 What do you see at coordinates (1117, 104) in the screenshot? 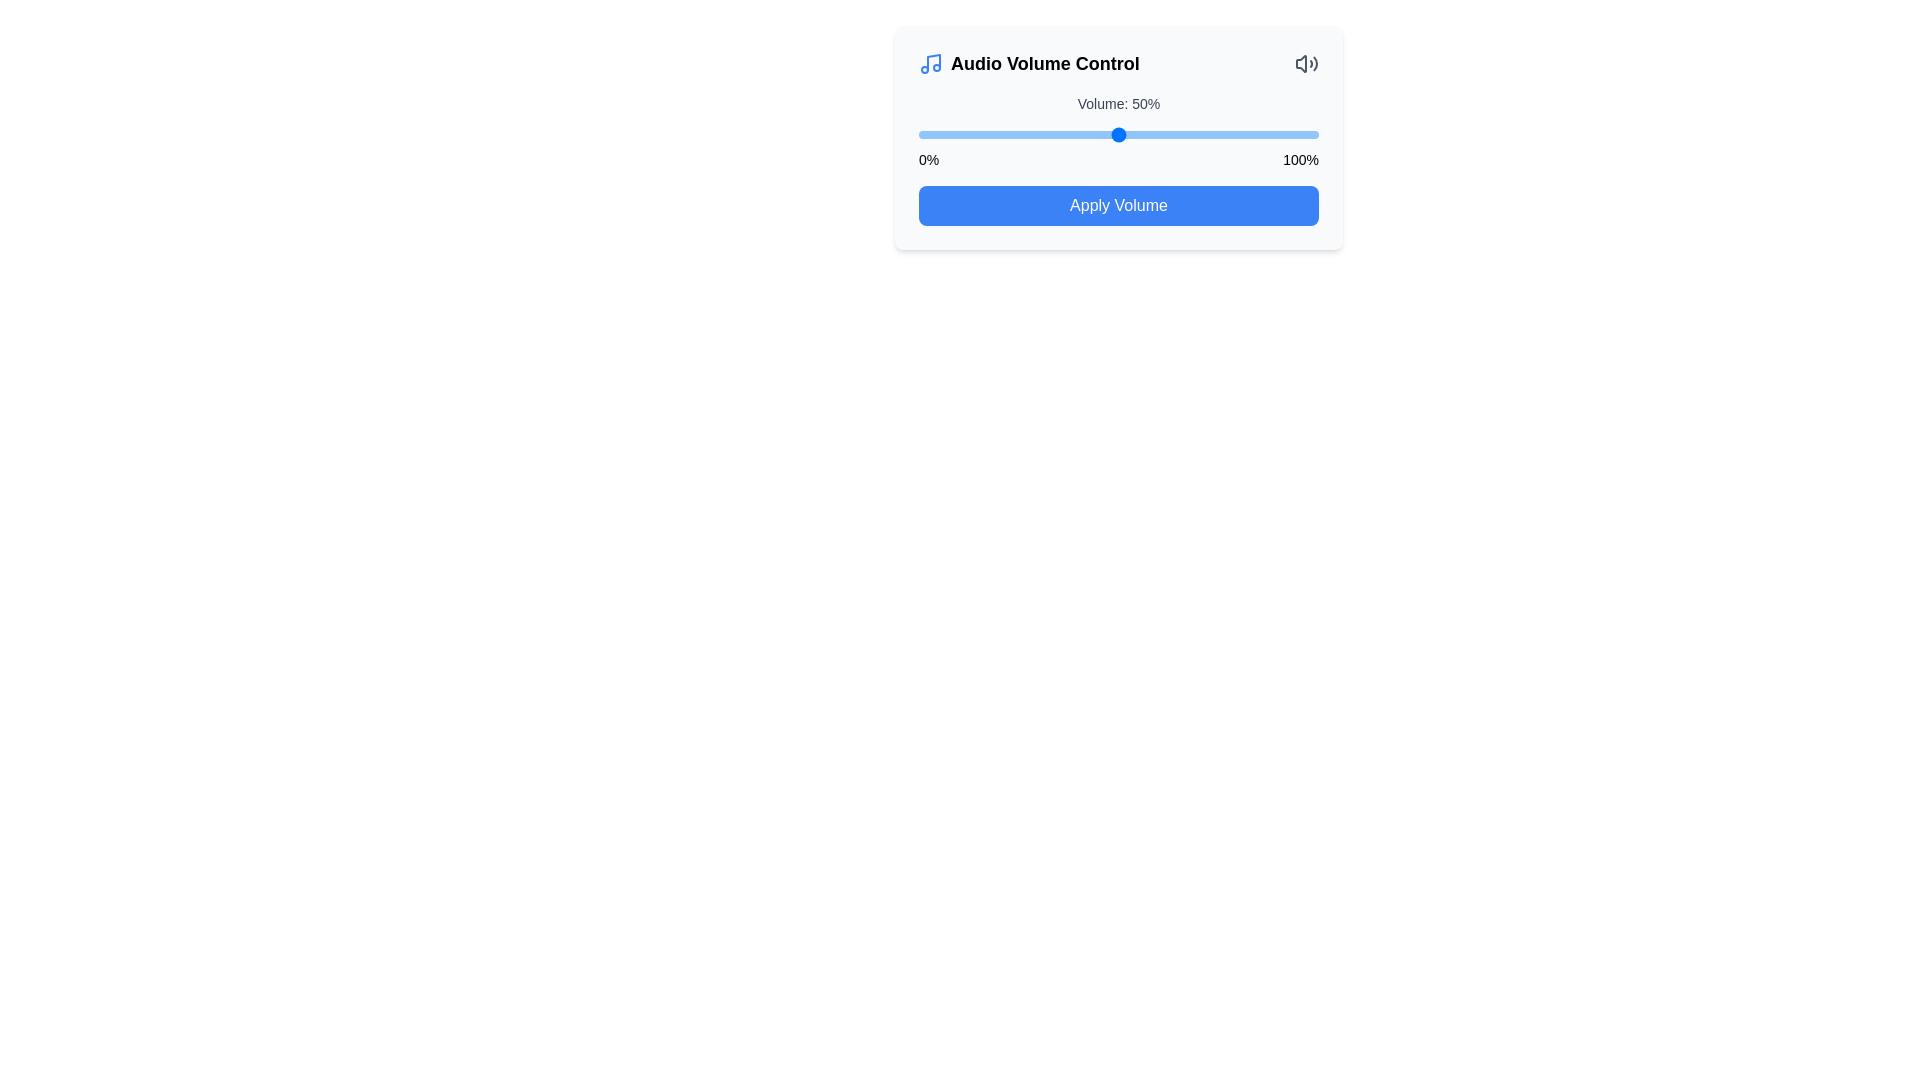
I see `the label displaying 'Volume: 50%' which is a medium-gray colored text positioned above the volume slider` at bounding box center [1117, 104].